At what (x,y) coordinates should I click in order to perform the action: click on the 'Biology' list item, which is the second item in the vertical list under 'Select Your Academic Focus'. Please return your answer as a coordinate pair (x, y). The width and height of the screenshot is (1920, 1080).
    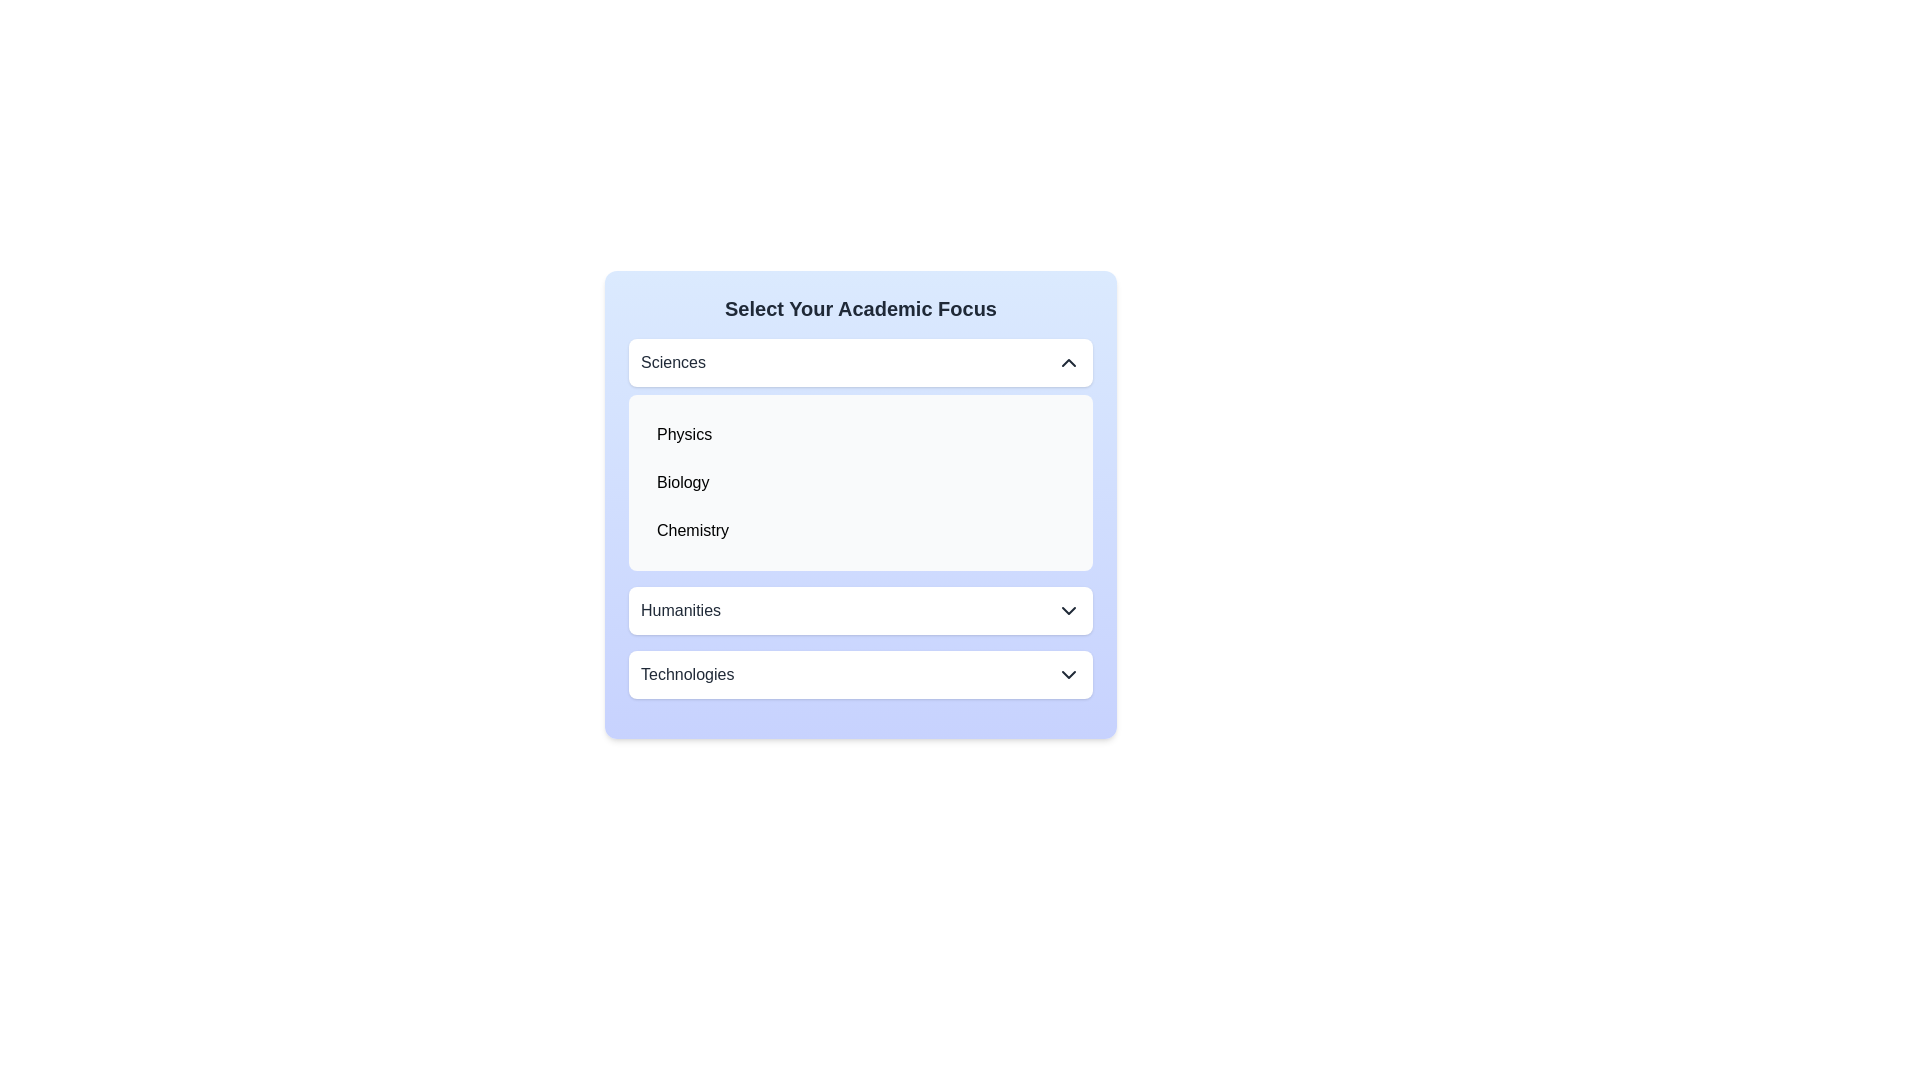
    Looking at the image, I should click on (860, 482).